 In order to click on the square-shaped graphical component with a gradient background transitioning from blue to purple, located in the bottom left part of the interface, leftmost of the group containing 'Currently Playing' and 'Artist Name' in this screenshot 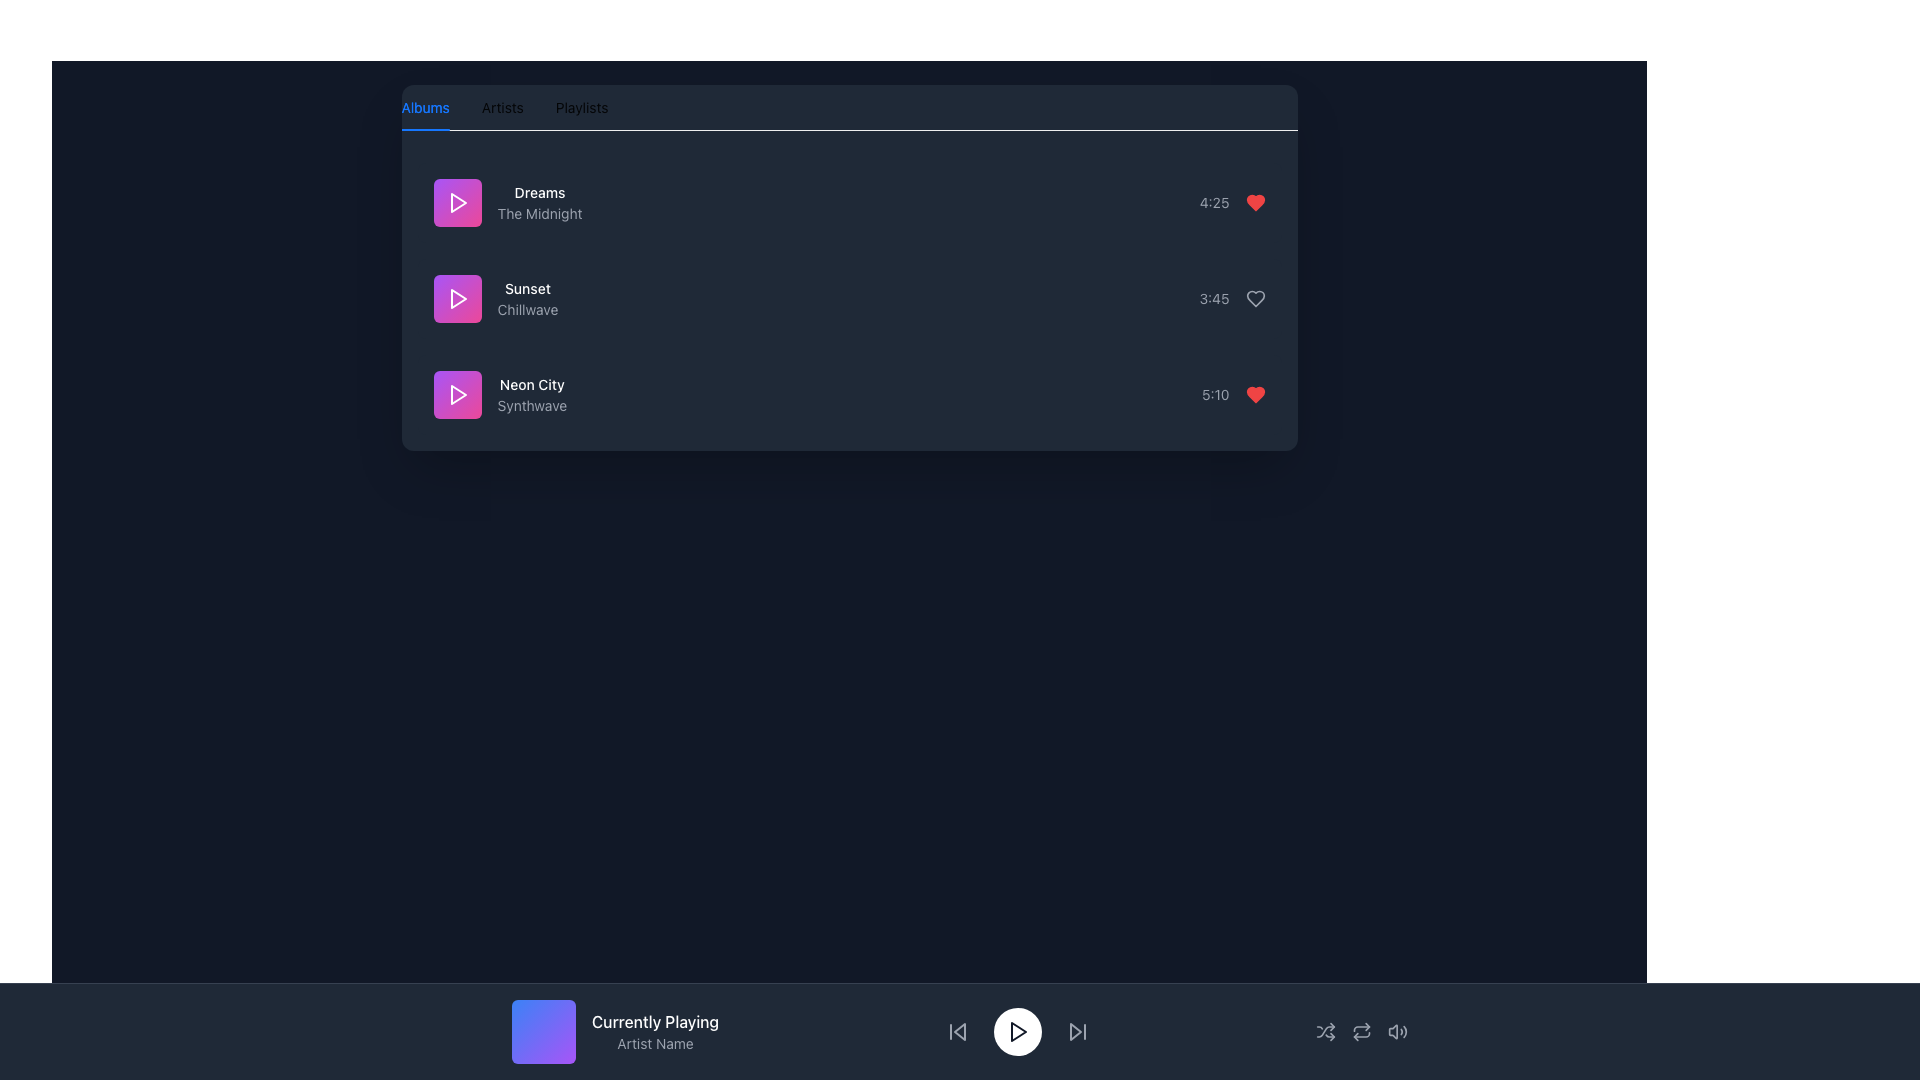, I will do `click(543, 1032)`.